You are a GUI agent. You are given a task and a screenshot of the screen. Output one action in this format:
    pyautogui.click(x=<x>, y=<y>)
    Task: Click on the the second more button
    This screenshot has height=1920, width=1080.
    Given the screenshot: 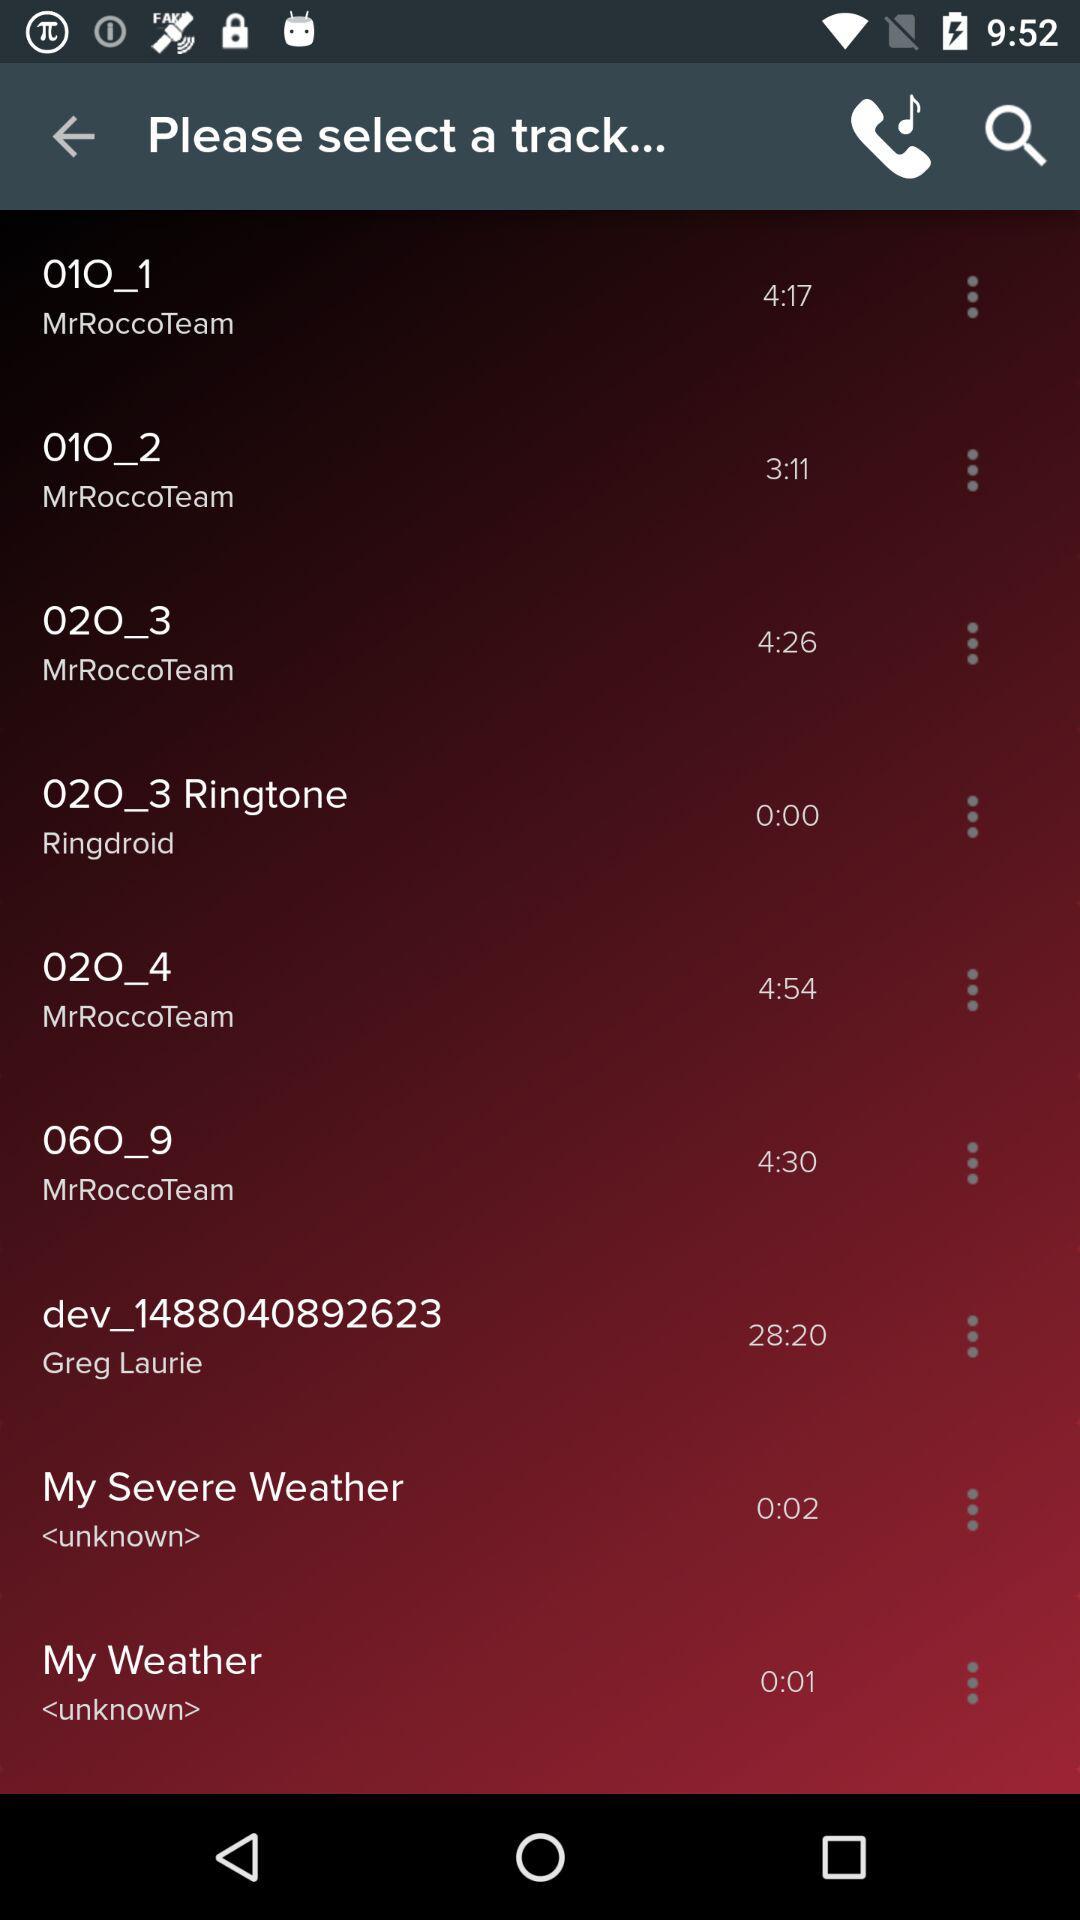 What is the action you would take?
    pyautogui.click(x=971, y=469)
    